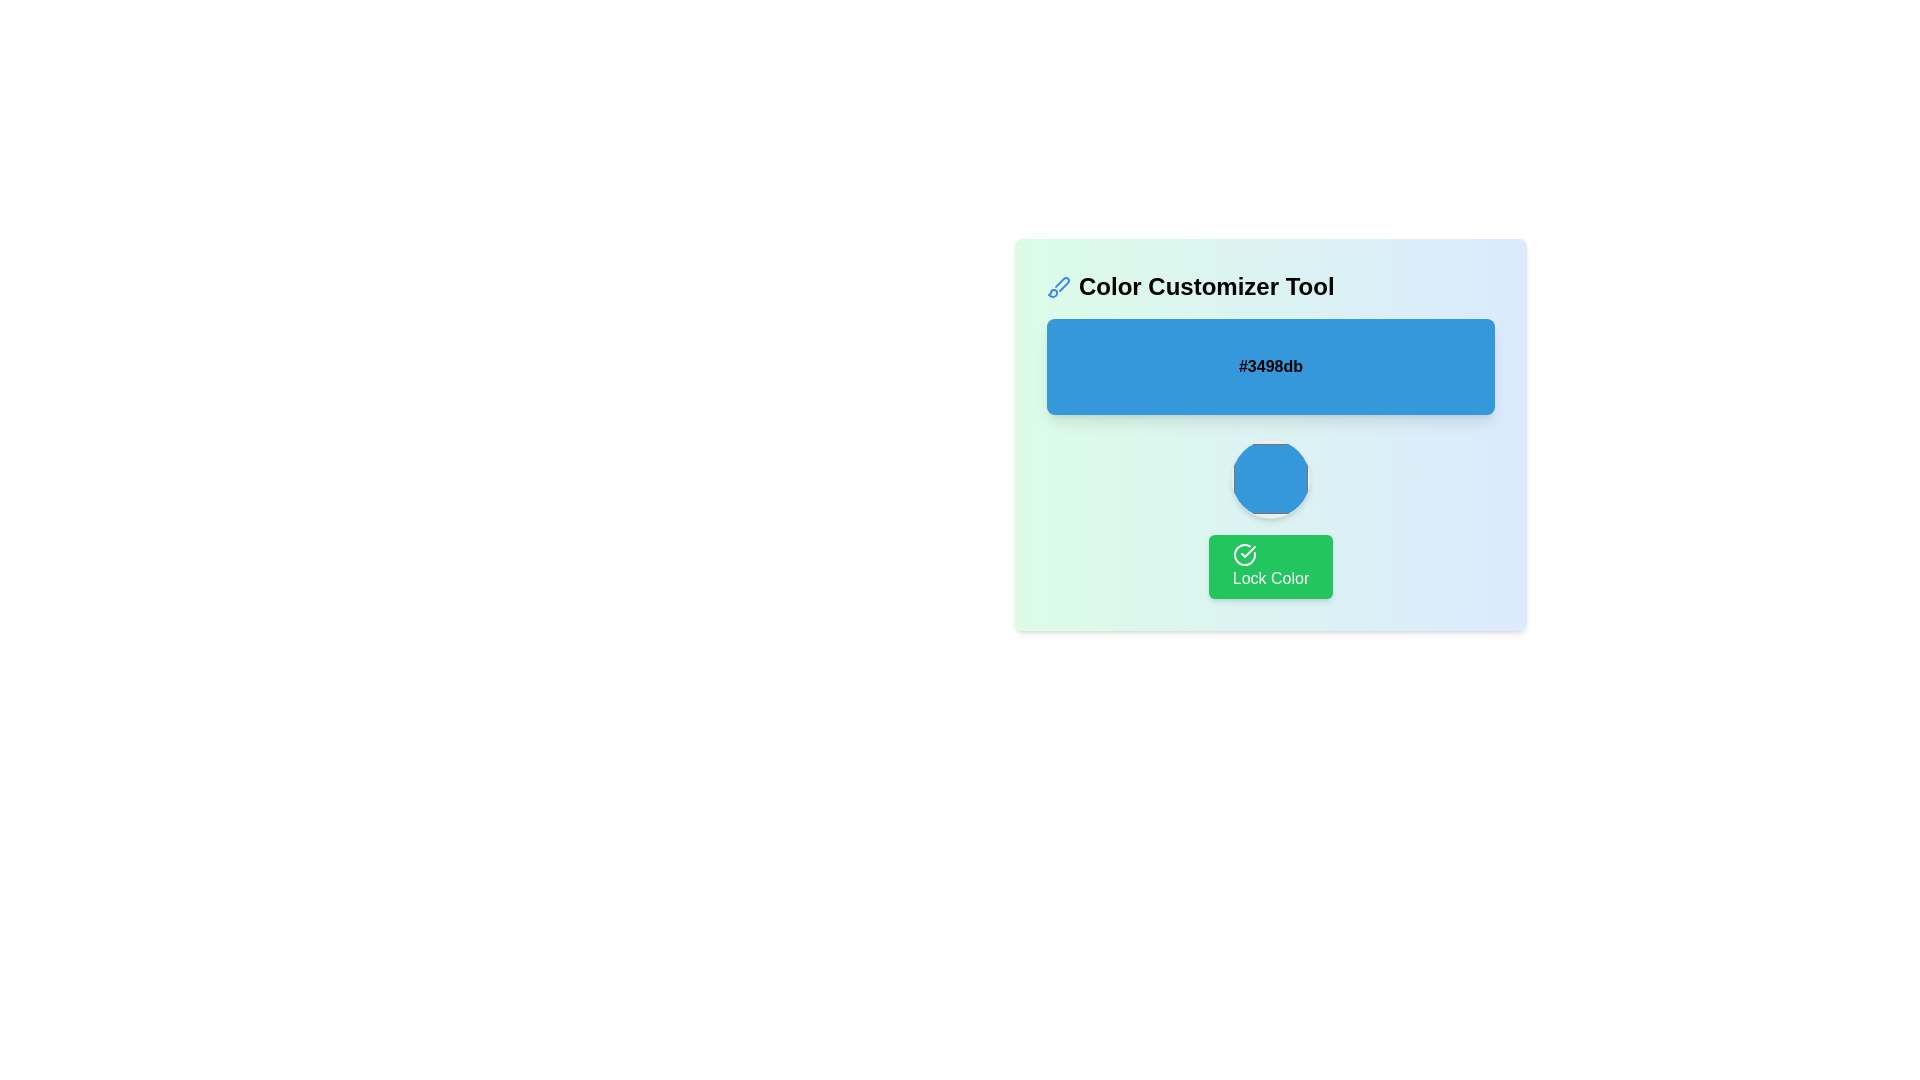 This screenshot has width=1920, height=1080. Describe the element at coordinates (1270, 478) in the screenshot. I see `the circular blue color selection button located centrally below the color code display and above the 'Lock Color' button` at that location.